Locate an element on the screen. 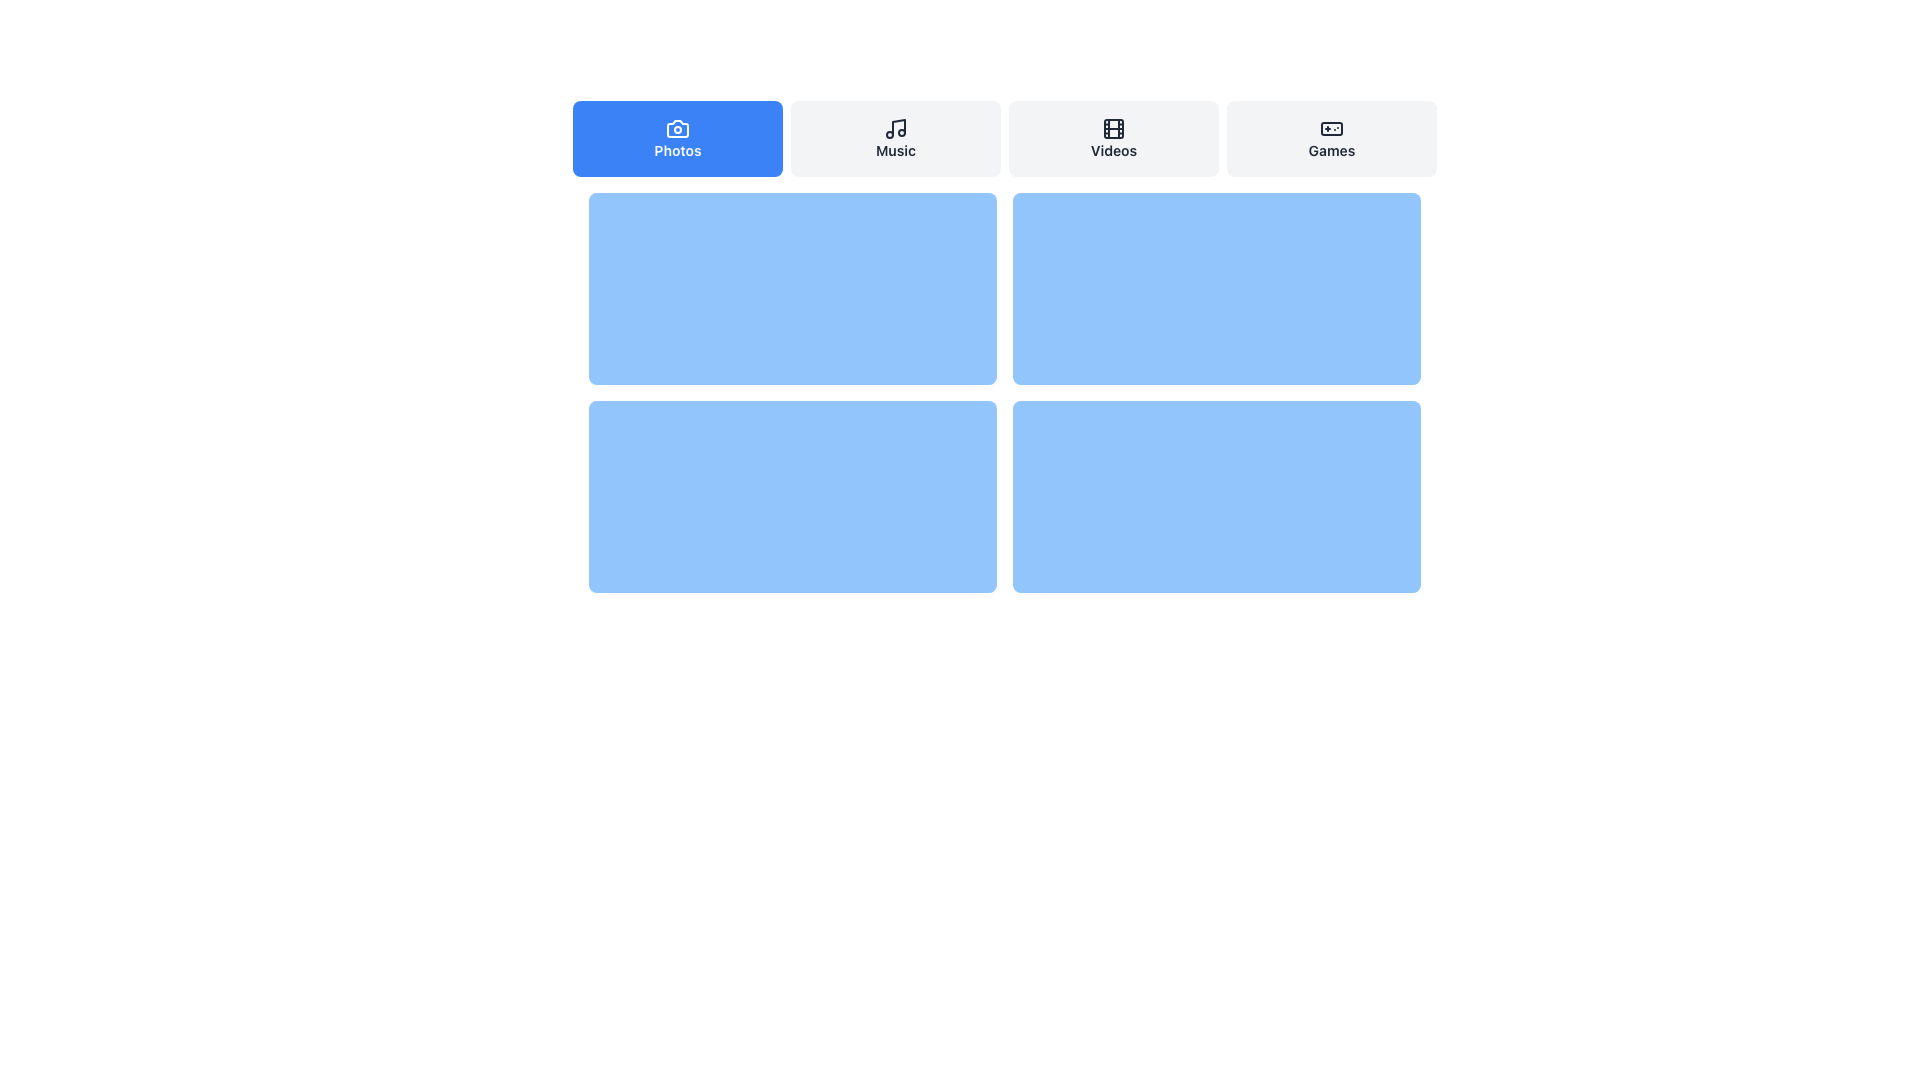  the 'Games' button, which is the fourth button in a horizontal layout with a gray background and a black gamepad icon is located at coordinates (1331, 137).